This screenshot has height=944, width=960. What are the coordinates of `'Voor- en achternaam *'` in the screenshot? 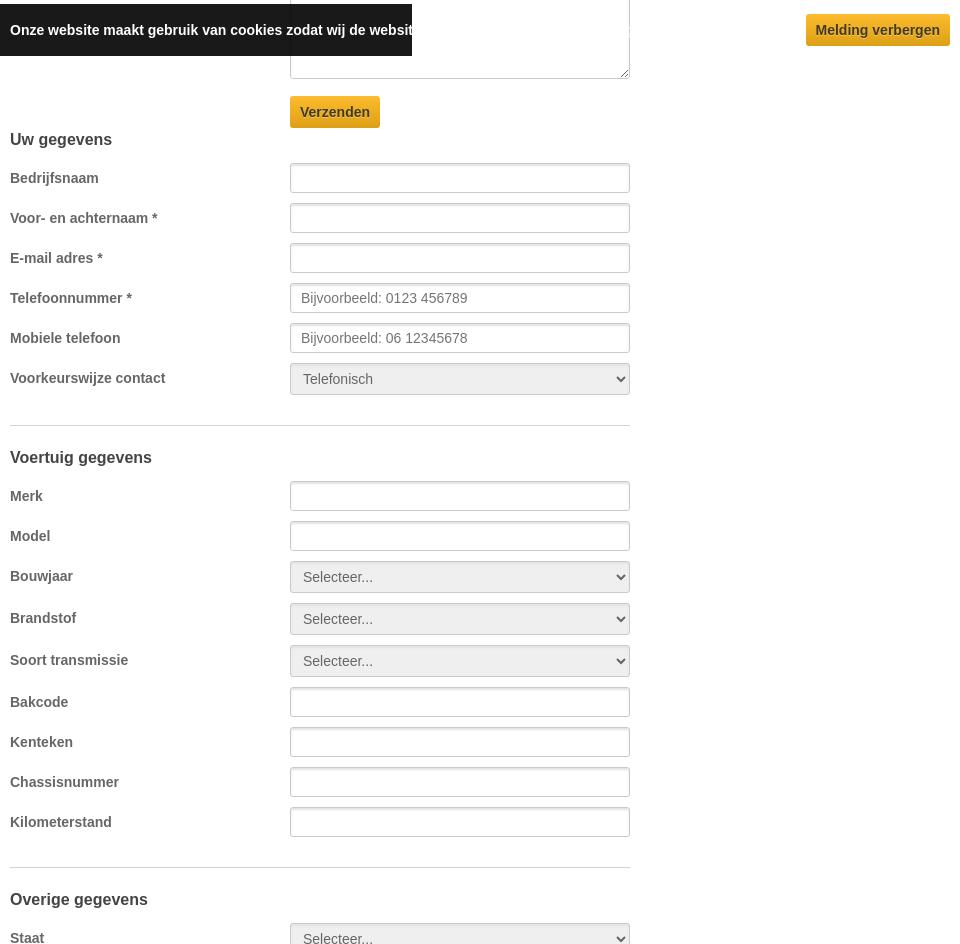 It's located at (83, 216).